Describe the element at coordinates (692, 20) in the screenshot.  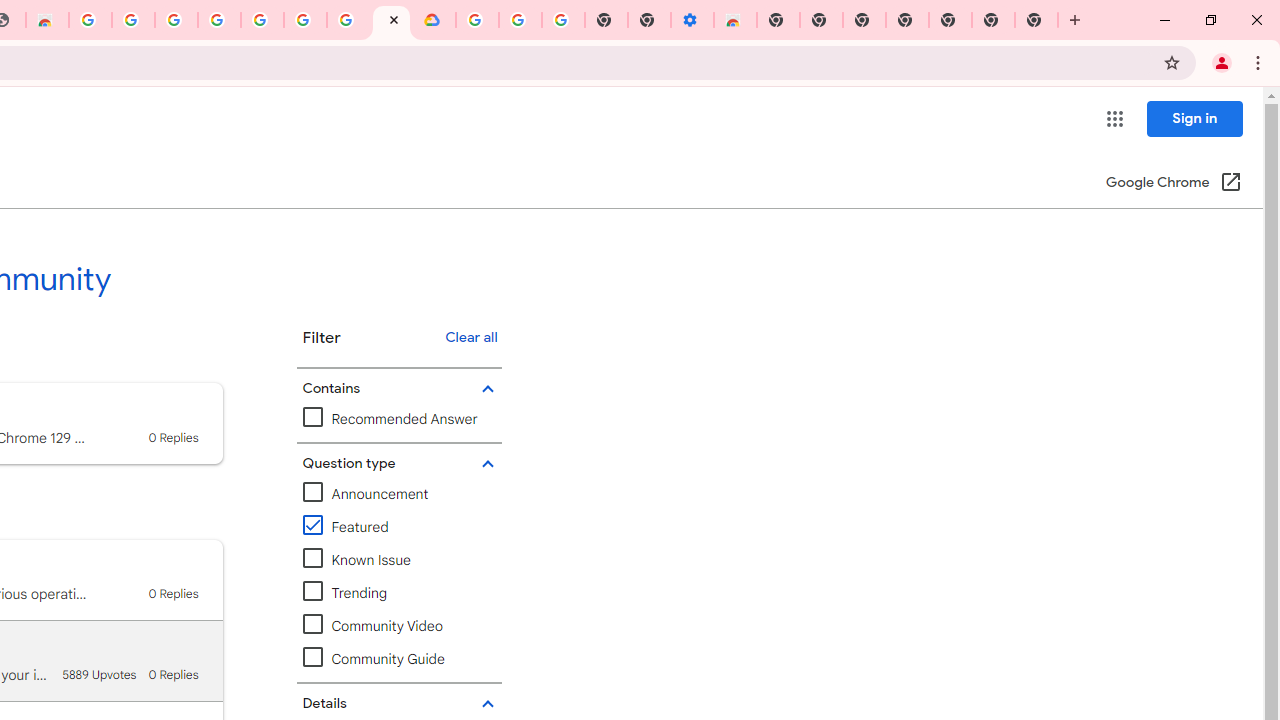
I see `'Settings - Accessibility'` at that location.